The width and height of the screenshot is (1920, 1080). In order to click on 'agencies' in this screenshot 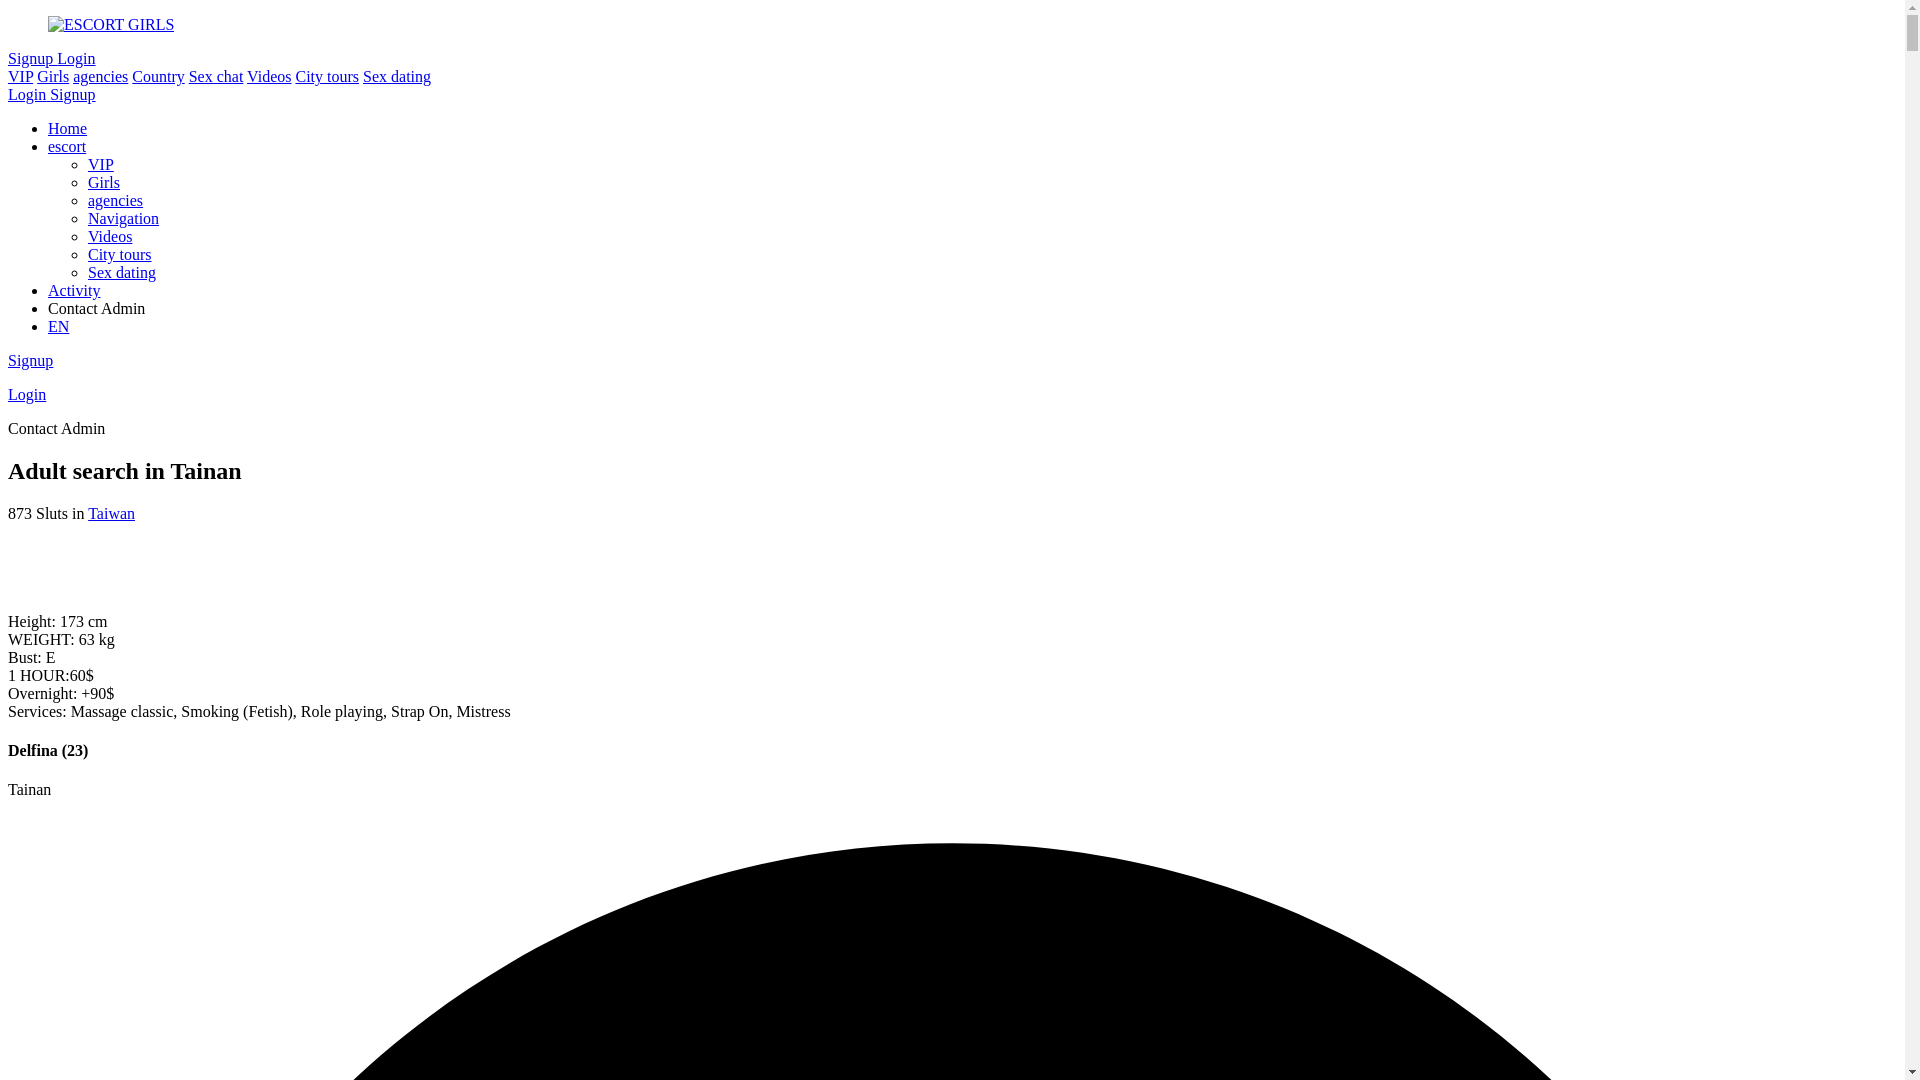, I will do `click(99, 75)`.